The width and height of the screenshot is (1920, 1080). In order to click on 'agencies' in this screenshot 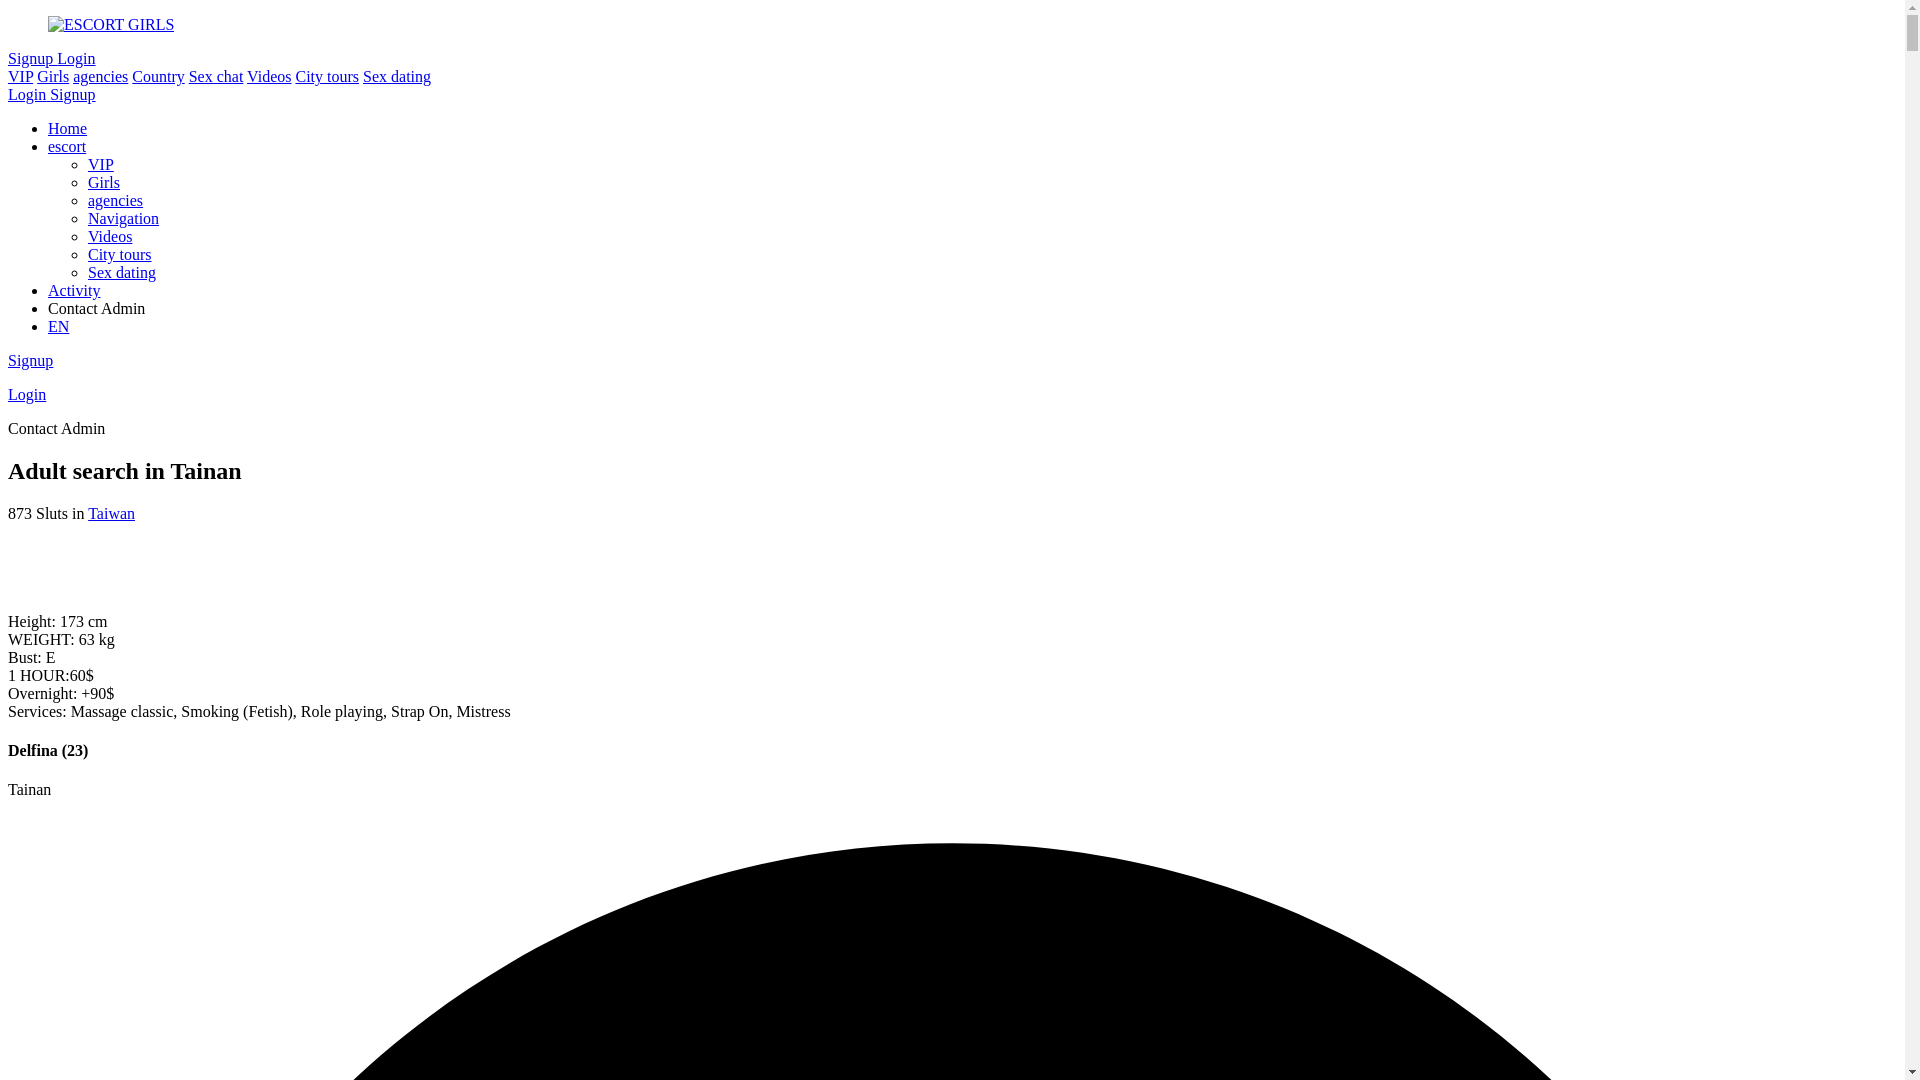, I will do `click(99, 75)`.